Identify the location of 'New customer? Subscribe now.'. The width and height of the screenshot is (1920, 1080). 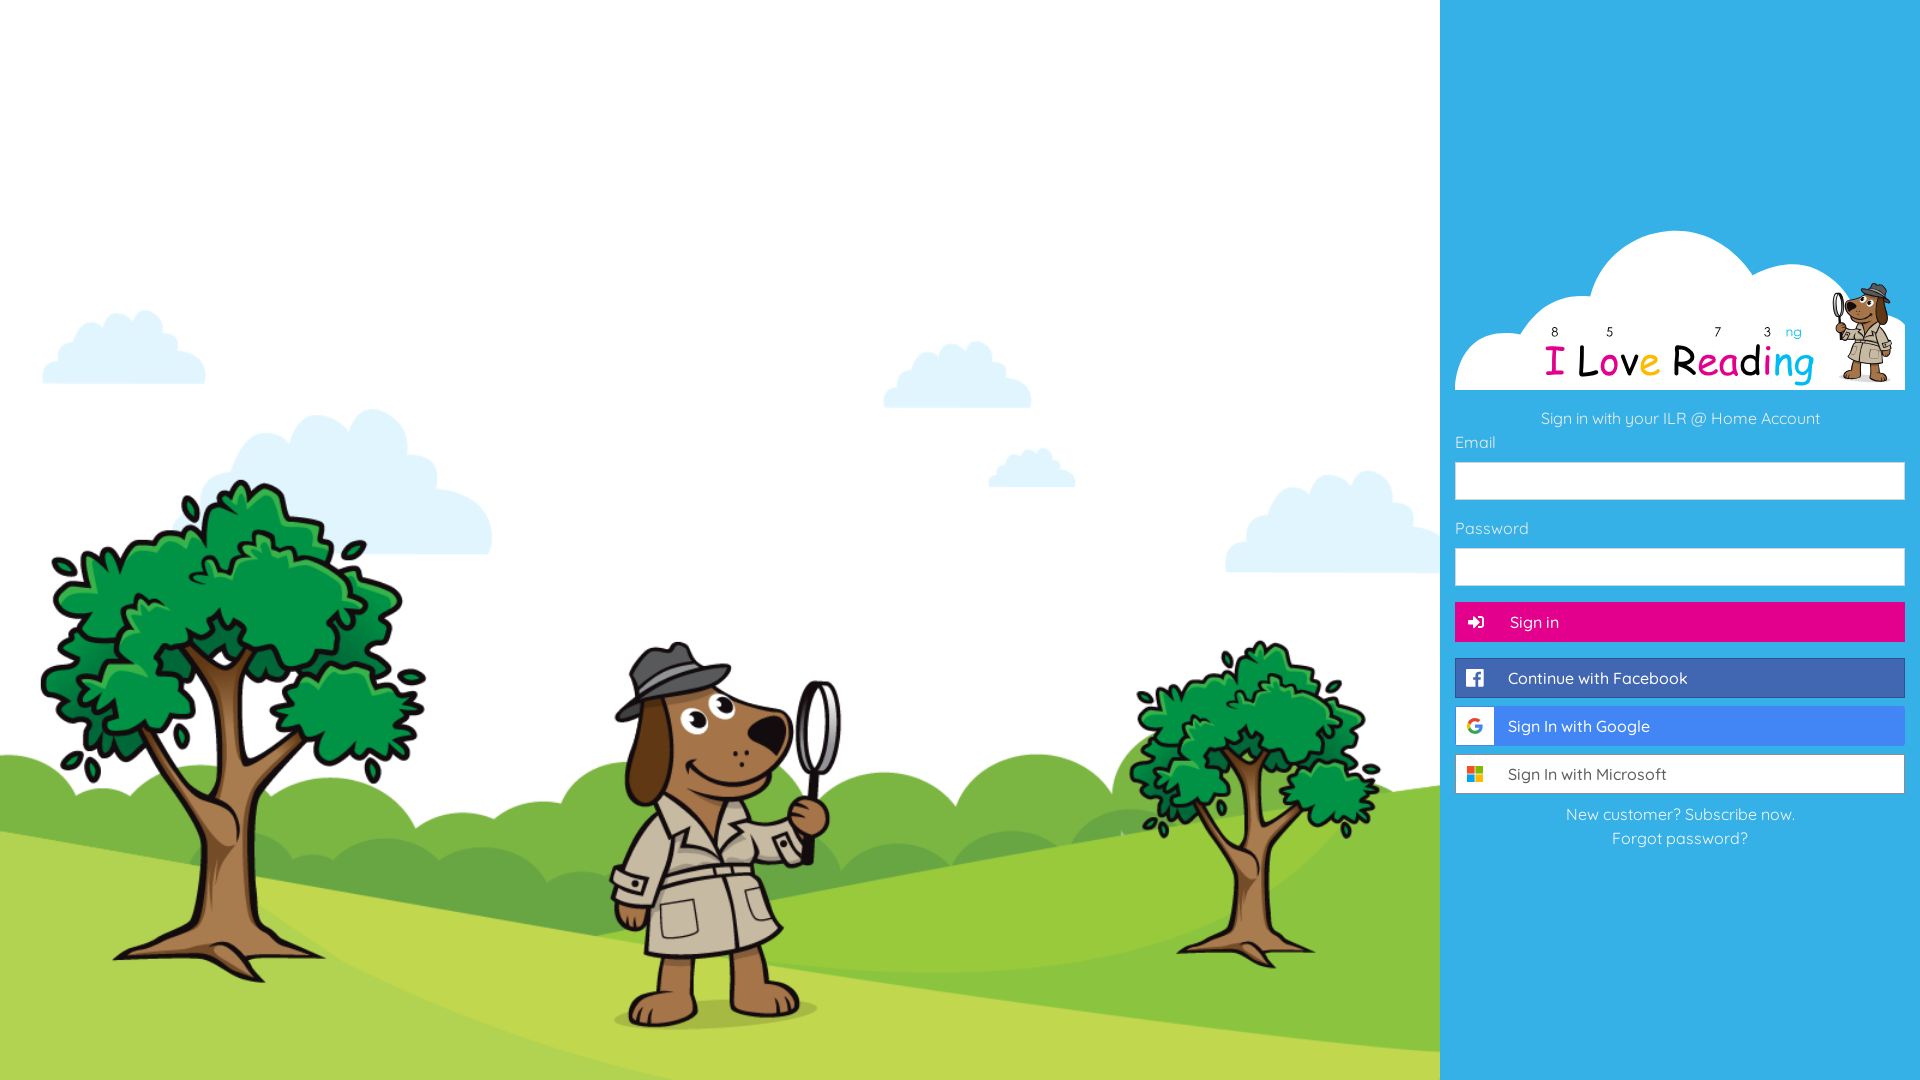
(1680, 813).